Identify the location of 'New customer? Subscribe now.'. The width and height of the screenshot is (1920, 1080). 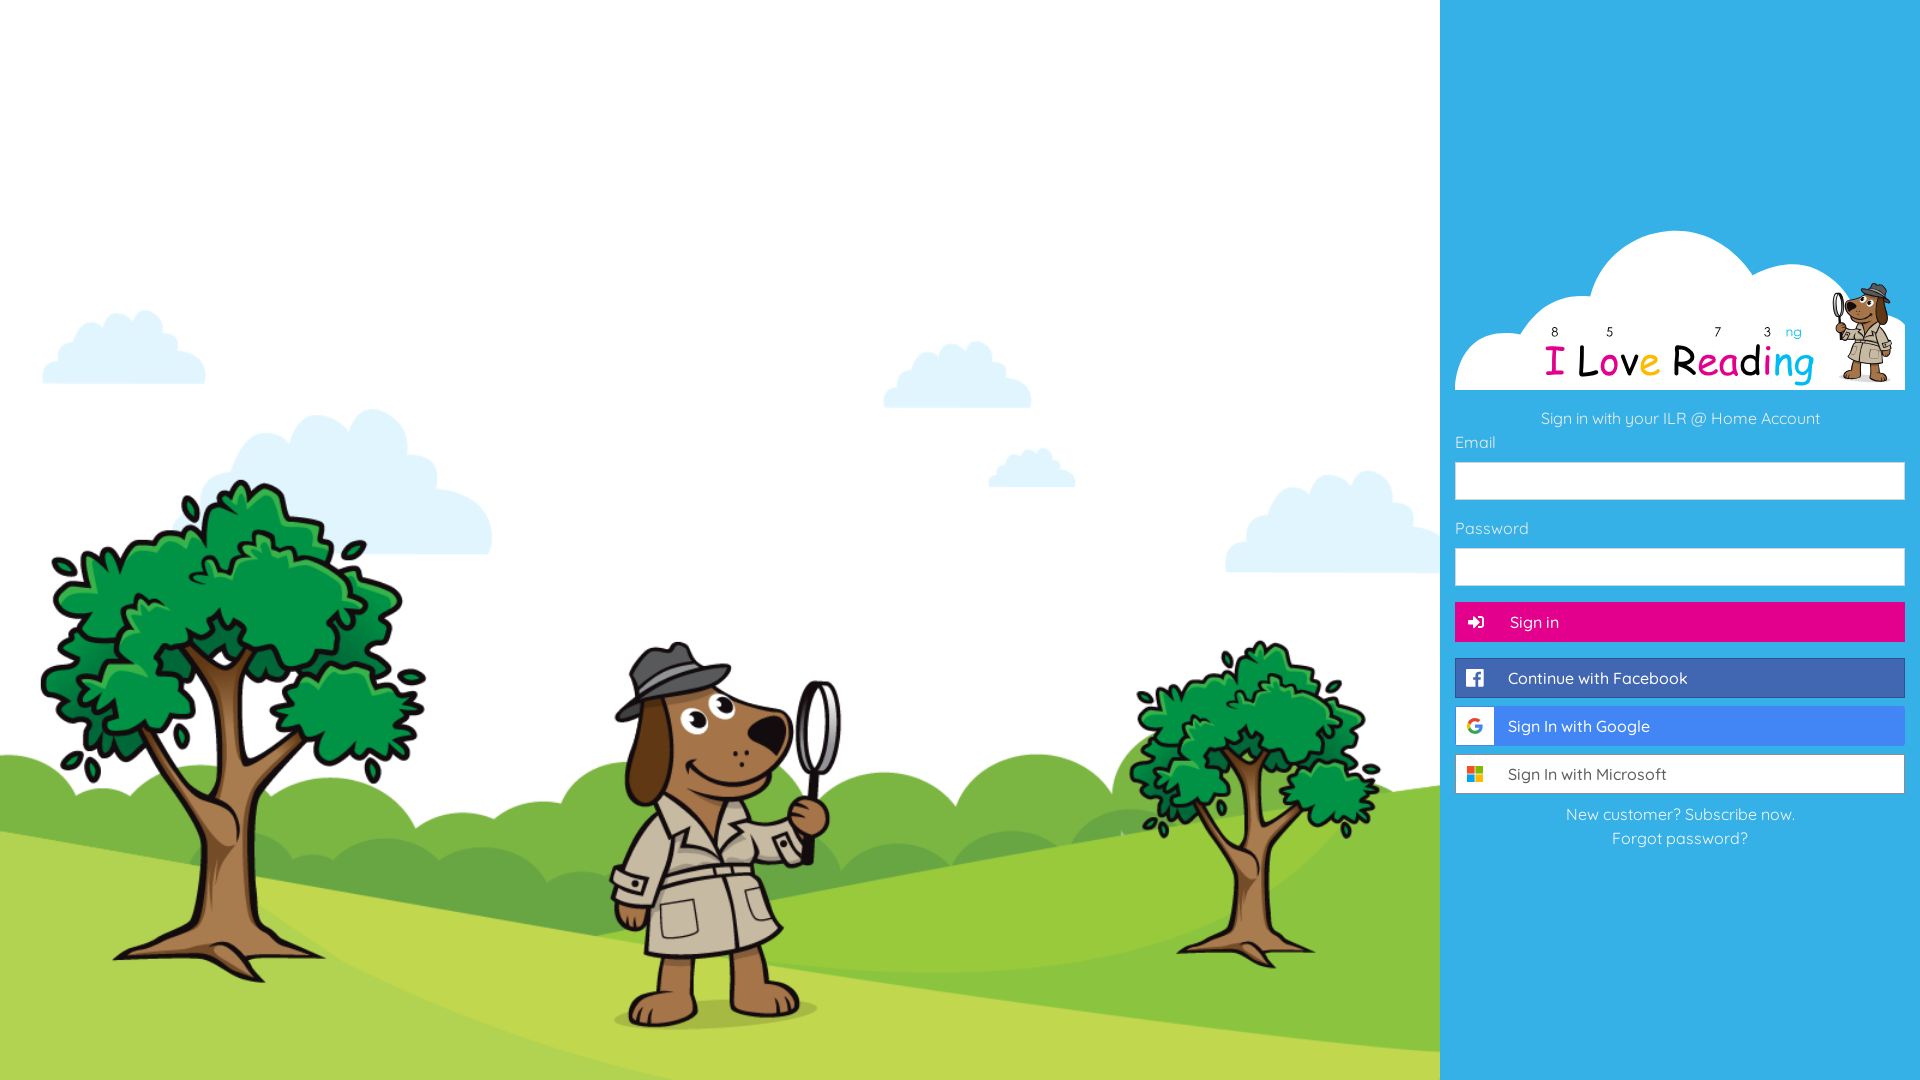
(1680, 813).